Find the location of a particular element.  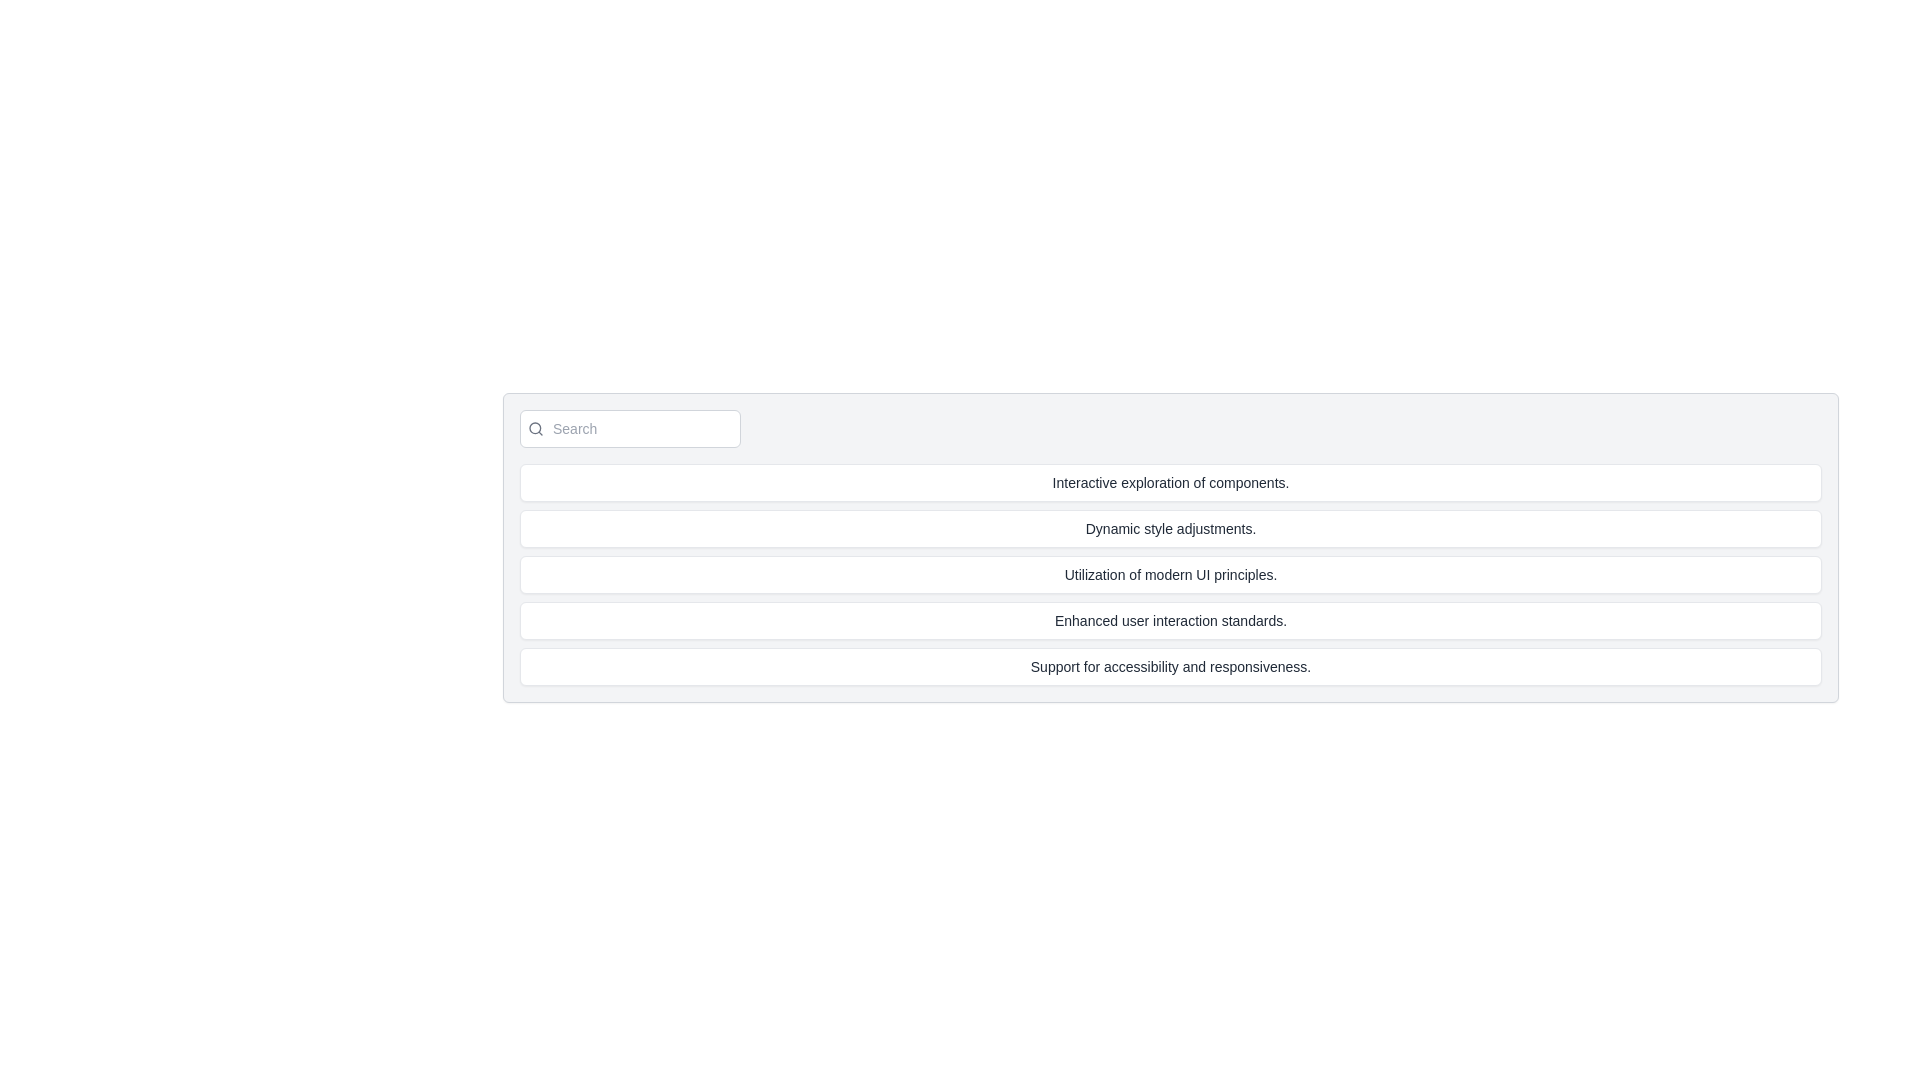

the character 'c' in the word 'interaction' within the text 'Enhanced user interaction standards.' is located at coordinates (1191, 620).